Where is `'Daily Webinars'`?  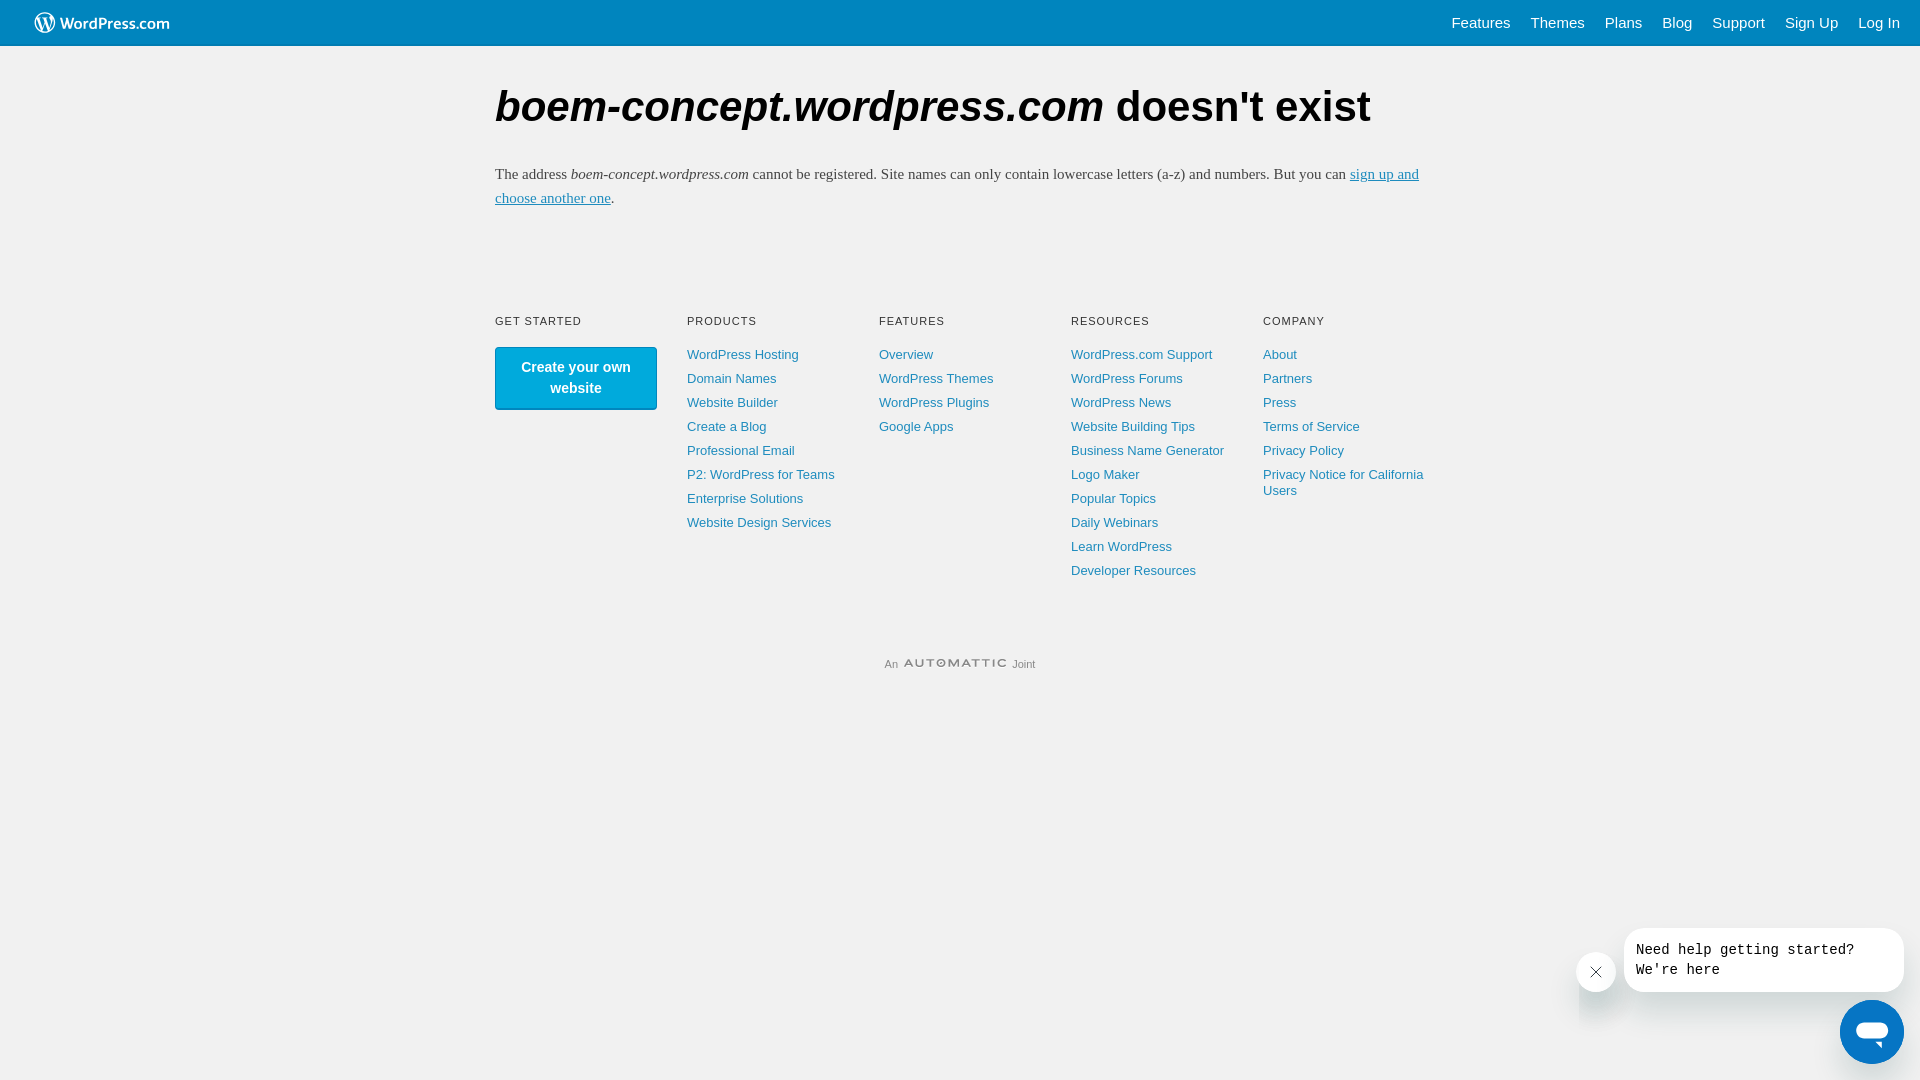
'Daily Webinars' is located at coordinates (1069, 521).